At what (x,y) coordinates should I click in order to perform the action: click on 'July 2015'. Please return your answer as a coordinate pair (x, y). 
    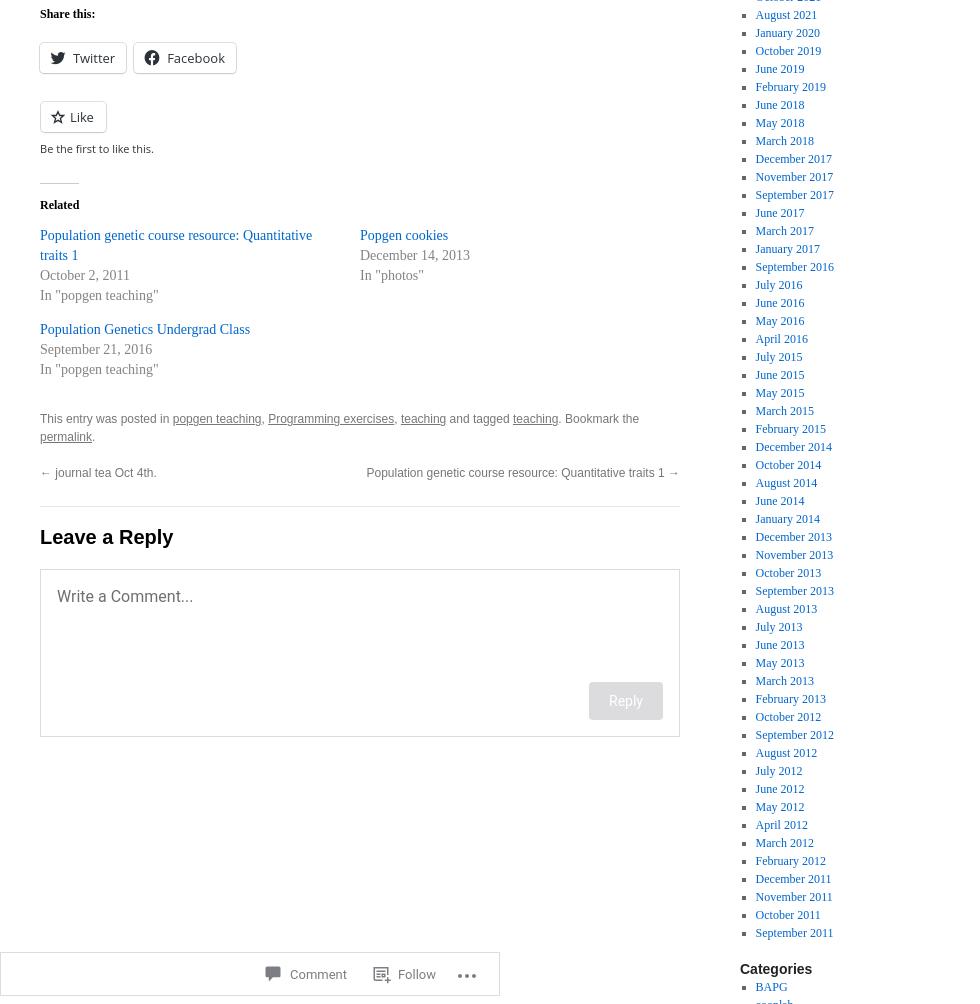
    Looking at the image, I should click on (778, 357).